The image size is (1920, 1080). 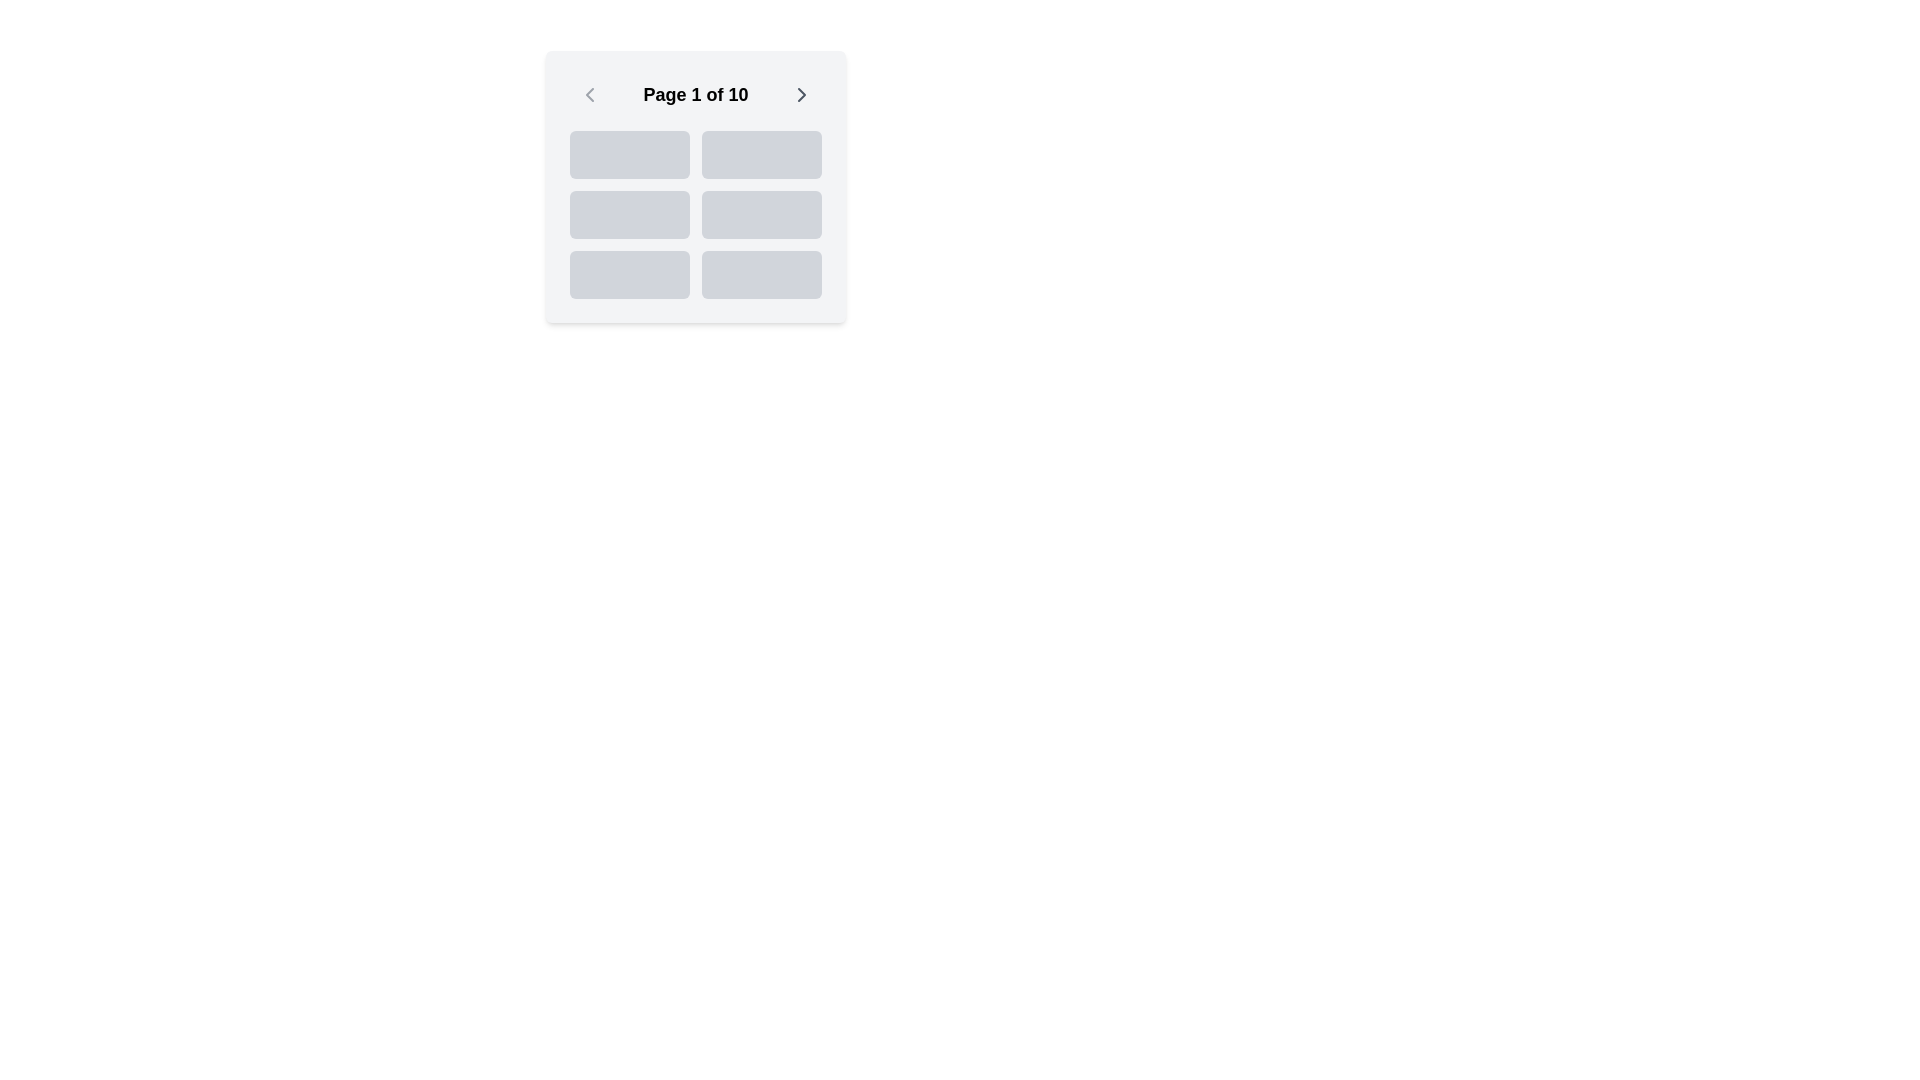 What do you see at coordinates (761, 215) in the screenshot?
I see `the light gray Placeholder block with rounded corners located in the second column and second row of a 3x2 grid layout` at bounding box center [761, 215].